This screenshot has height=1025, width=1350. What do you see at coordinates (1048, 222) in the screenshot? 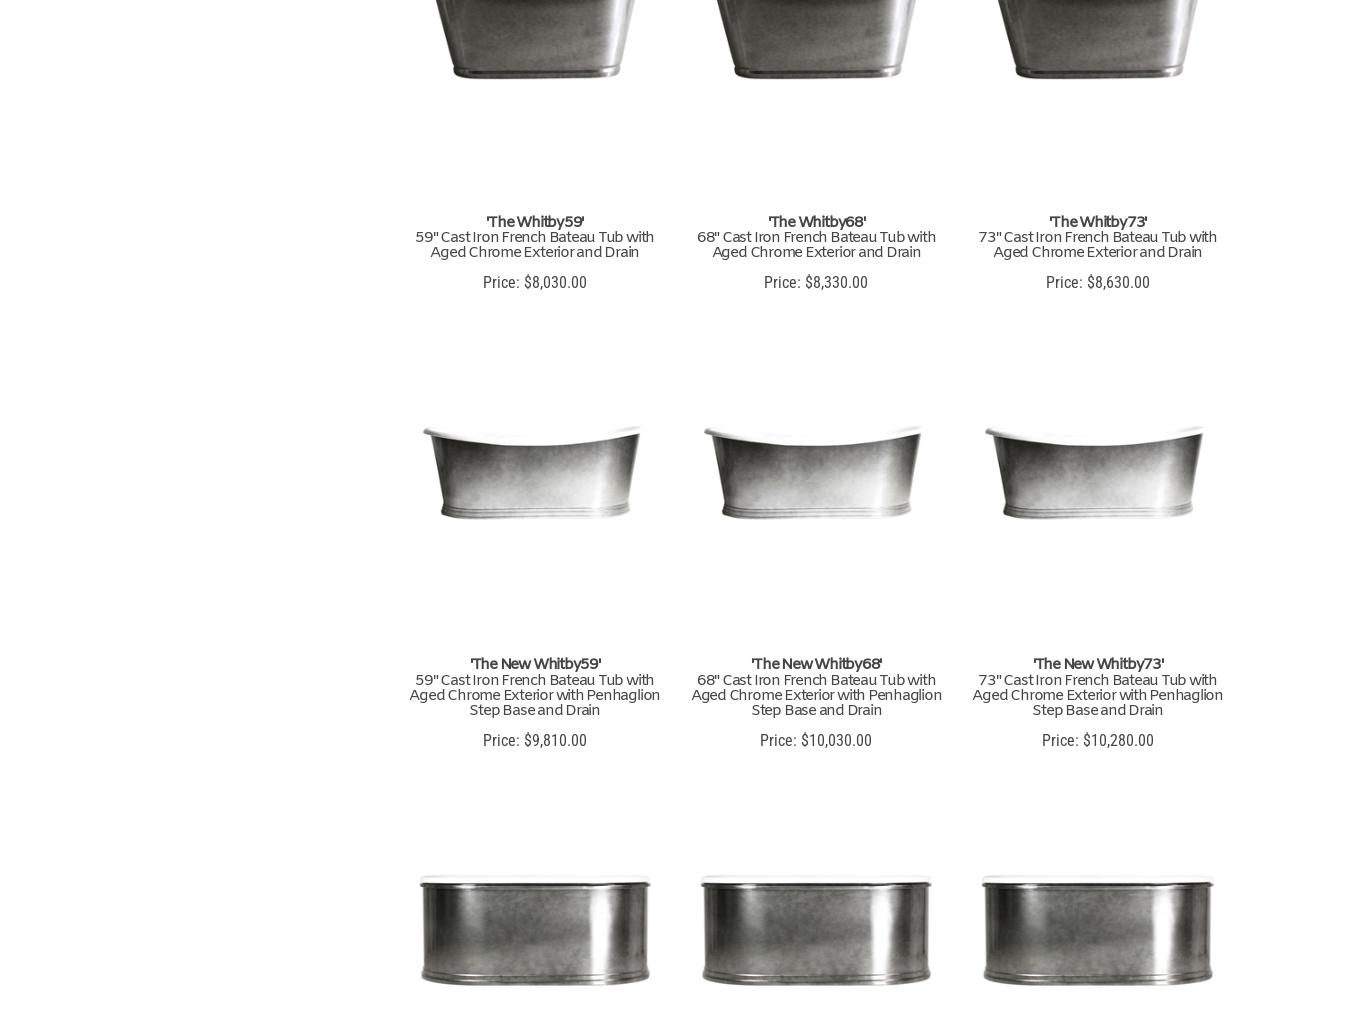
I see `''The Whitby73''` at bounding box center [1048, 222].